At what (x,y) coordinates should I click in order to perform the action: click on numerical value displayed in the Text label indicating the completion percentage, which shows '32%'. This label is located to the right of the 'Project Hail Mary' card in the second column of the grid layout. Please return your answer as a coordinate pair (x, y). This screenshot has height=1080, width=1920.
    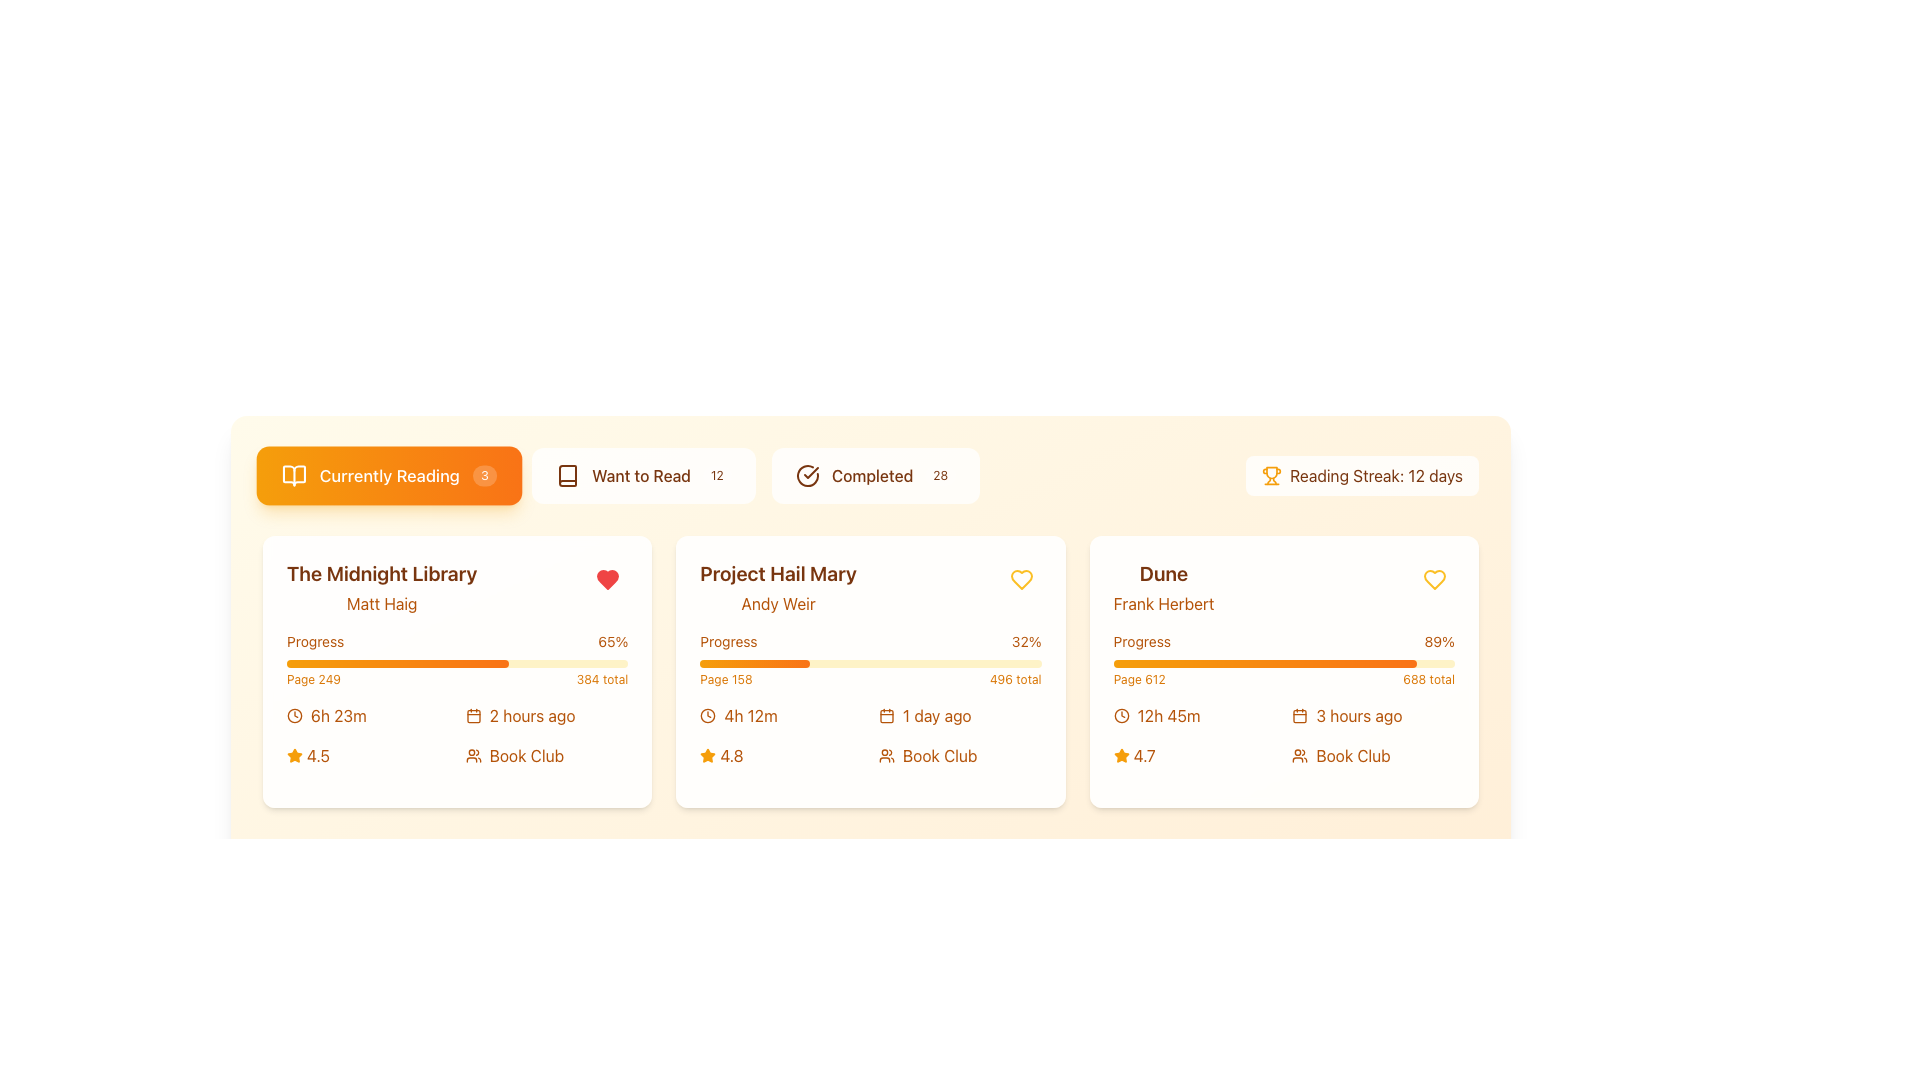
    Looking at the image, I should click on (1026, 641).